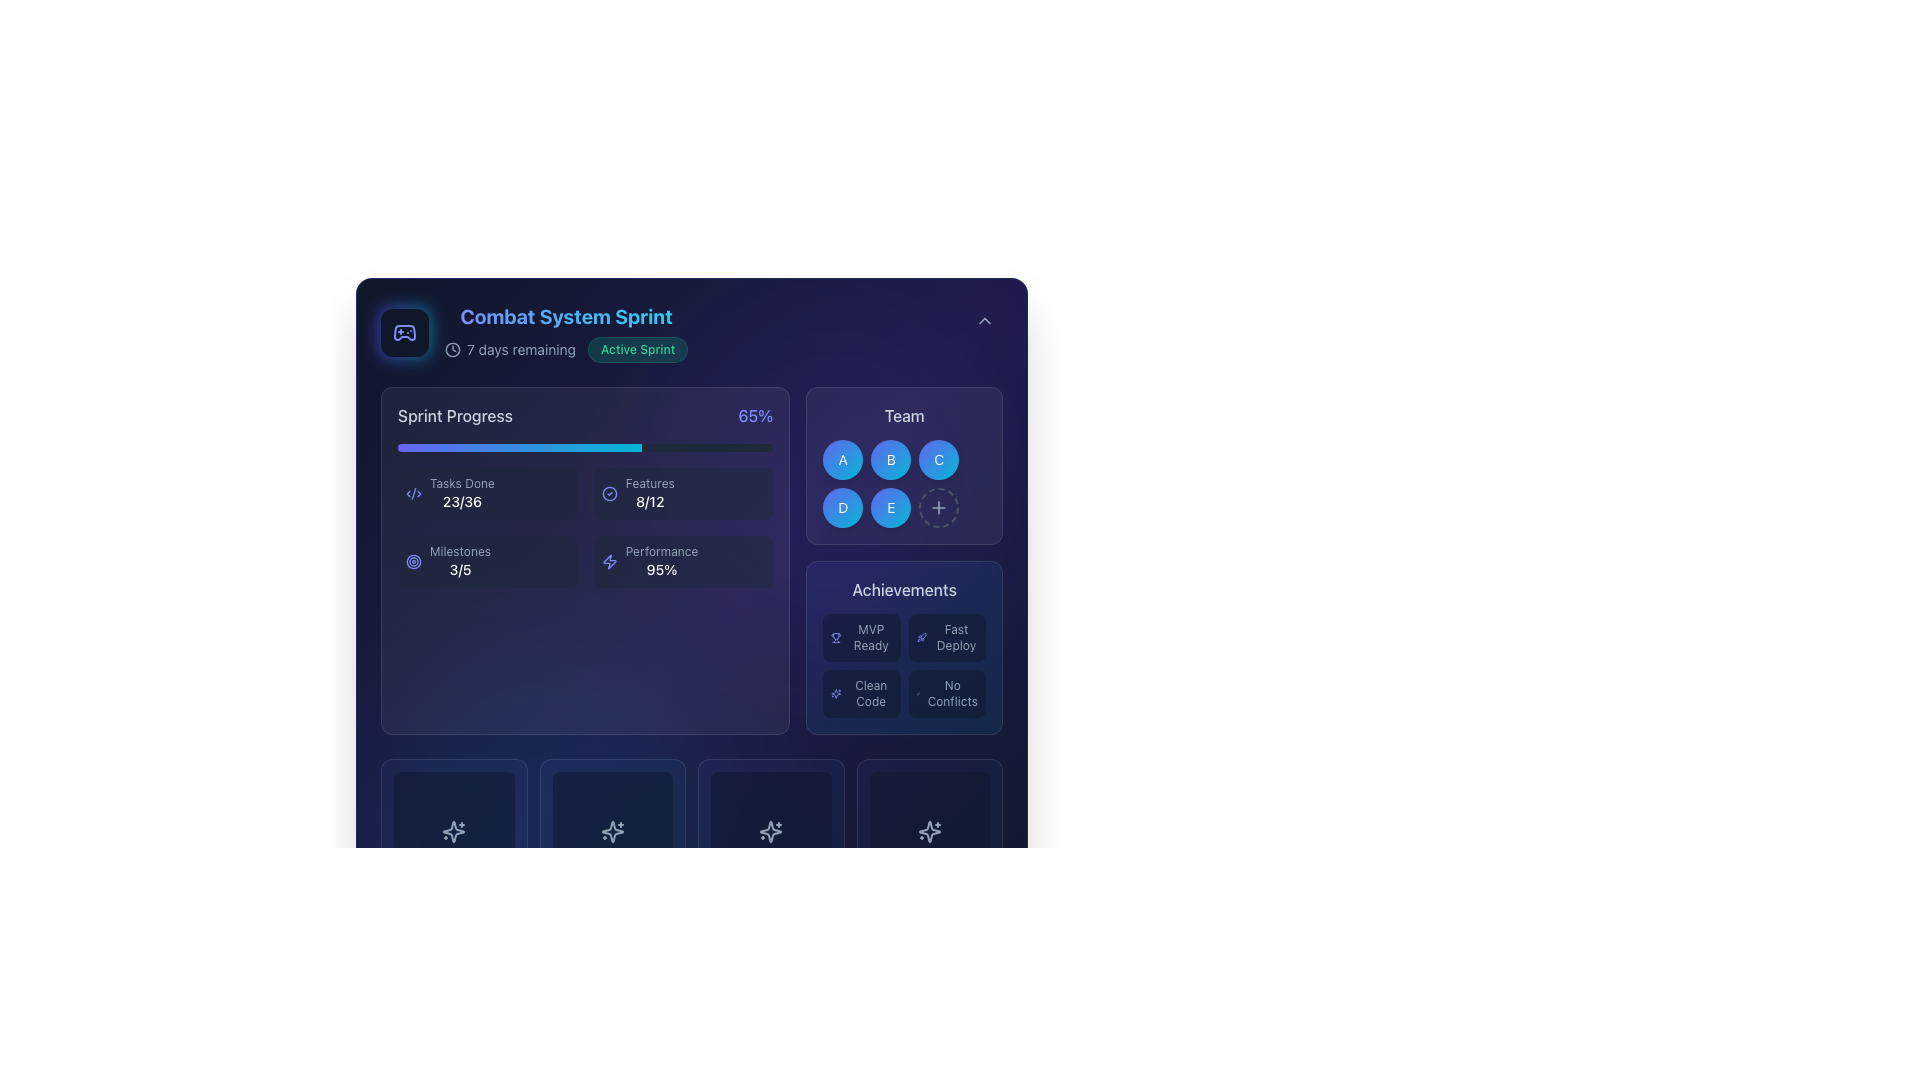  What do you see at coordinates (608, 562) in the screenshot?
I see `the indigo blue lightning bolt icon within the performance indicator box that displays 'Performance 95%' in the Sprint Progress section` at bounding box center [608, 562].